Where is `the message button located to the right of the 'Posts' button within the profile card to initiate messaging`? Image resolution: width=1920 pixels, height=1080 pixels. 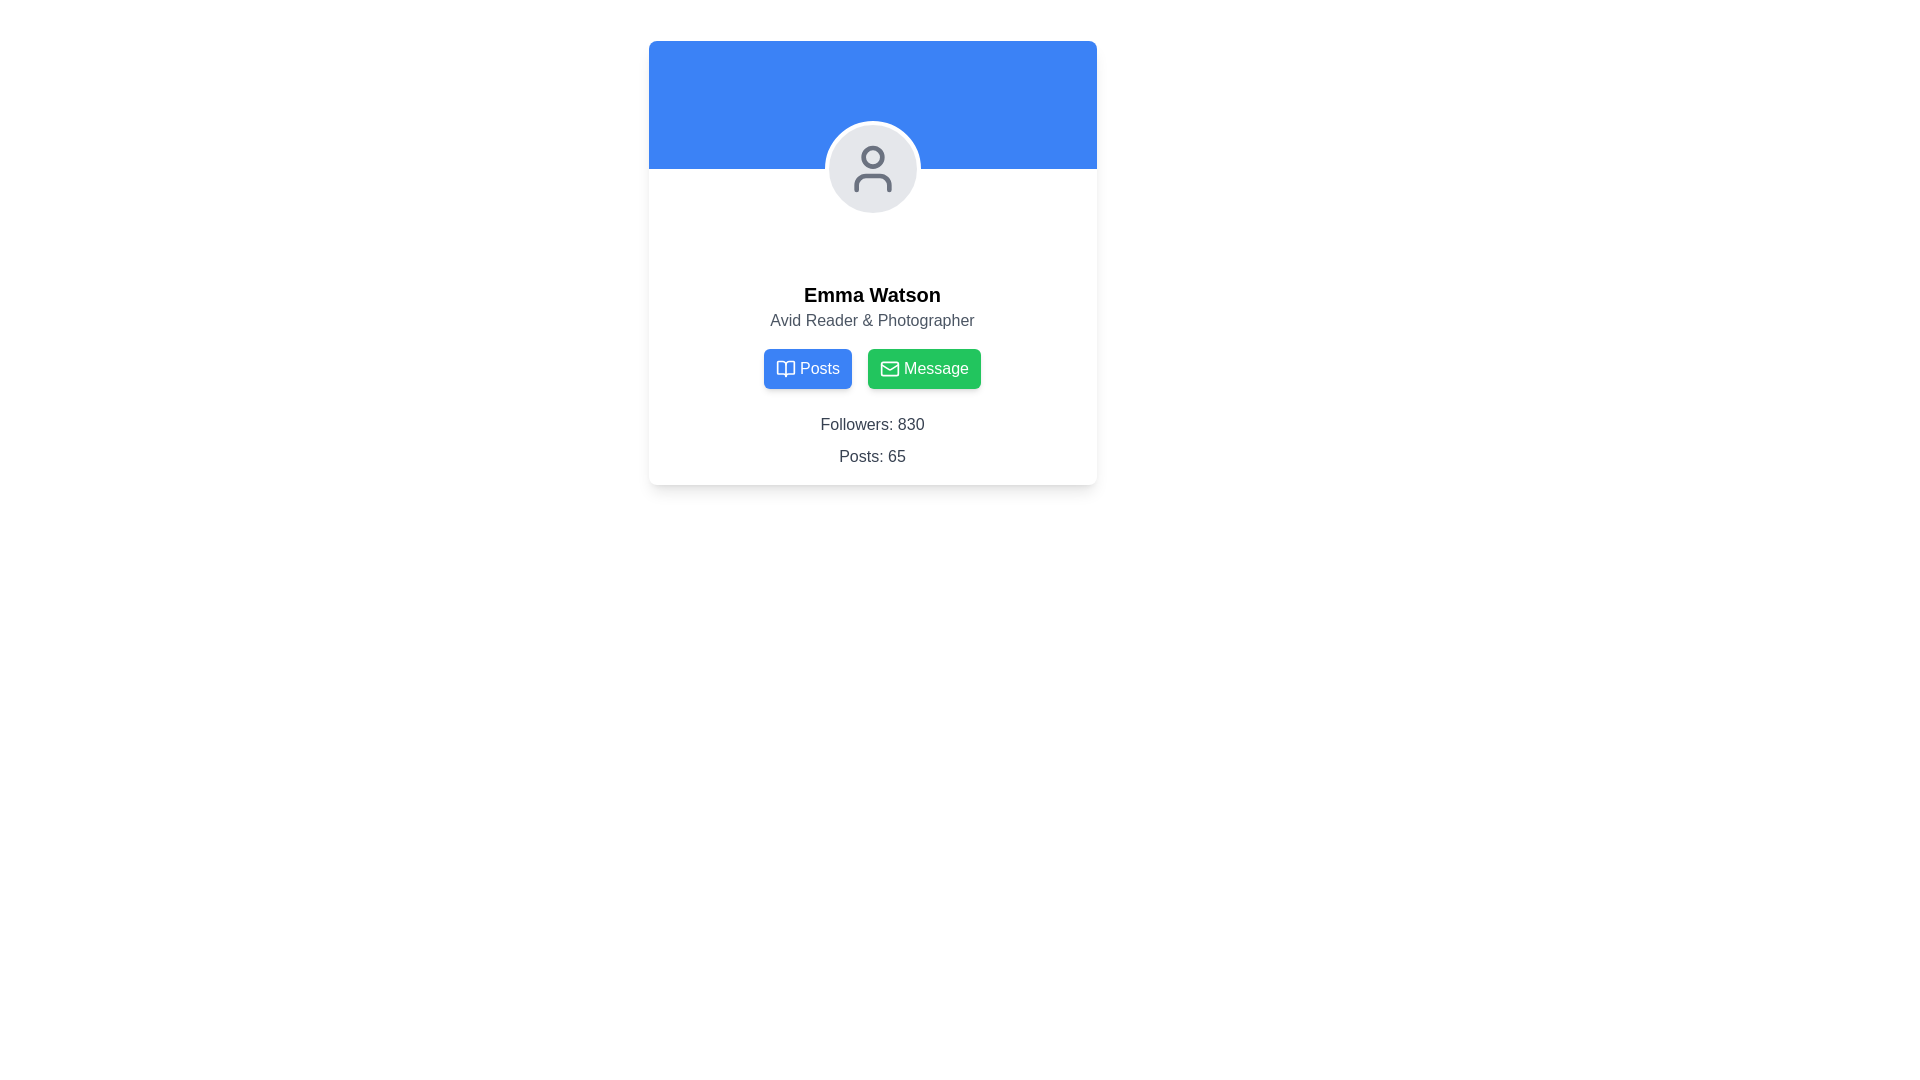
the message button located to the right of the 'Posts' button within the profile card to initiate messaging is located at coordinates (923, 369).